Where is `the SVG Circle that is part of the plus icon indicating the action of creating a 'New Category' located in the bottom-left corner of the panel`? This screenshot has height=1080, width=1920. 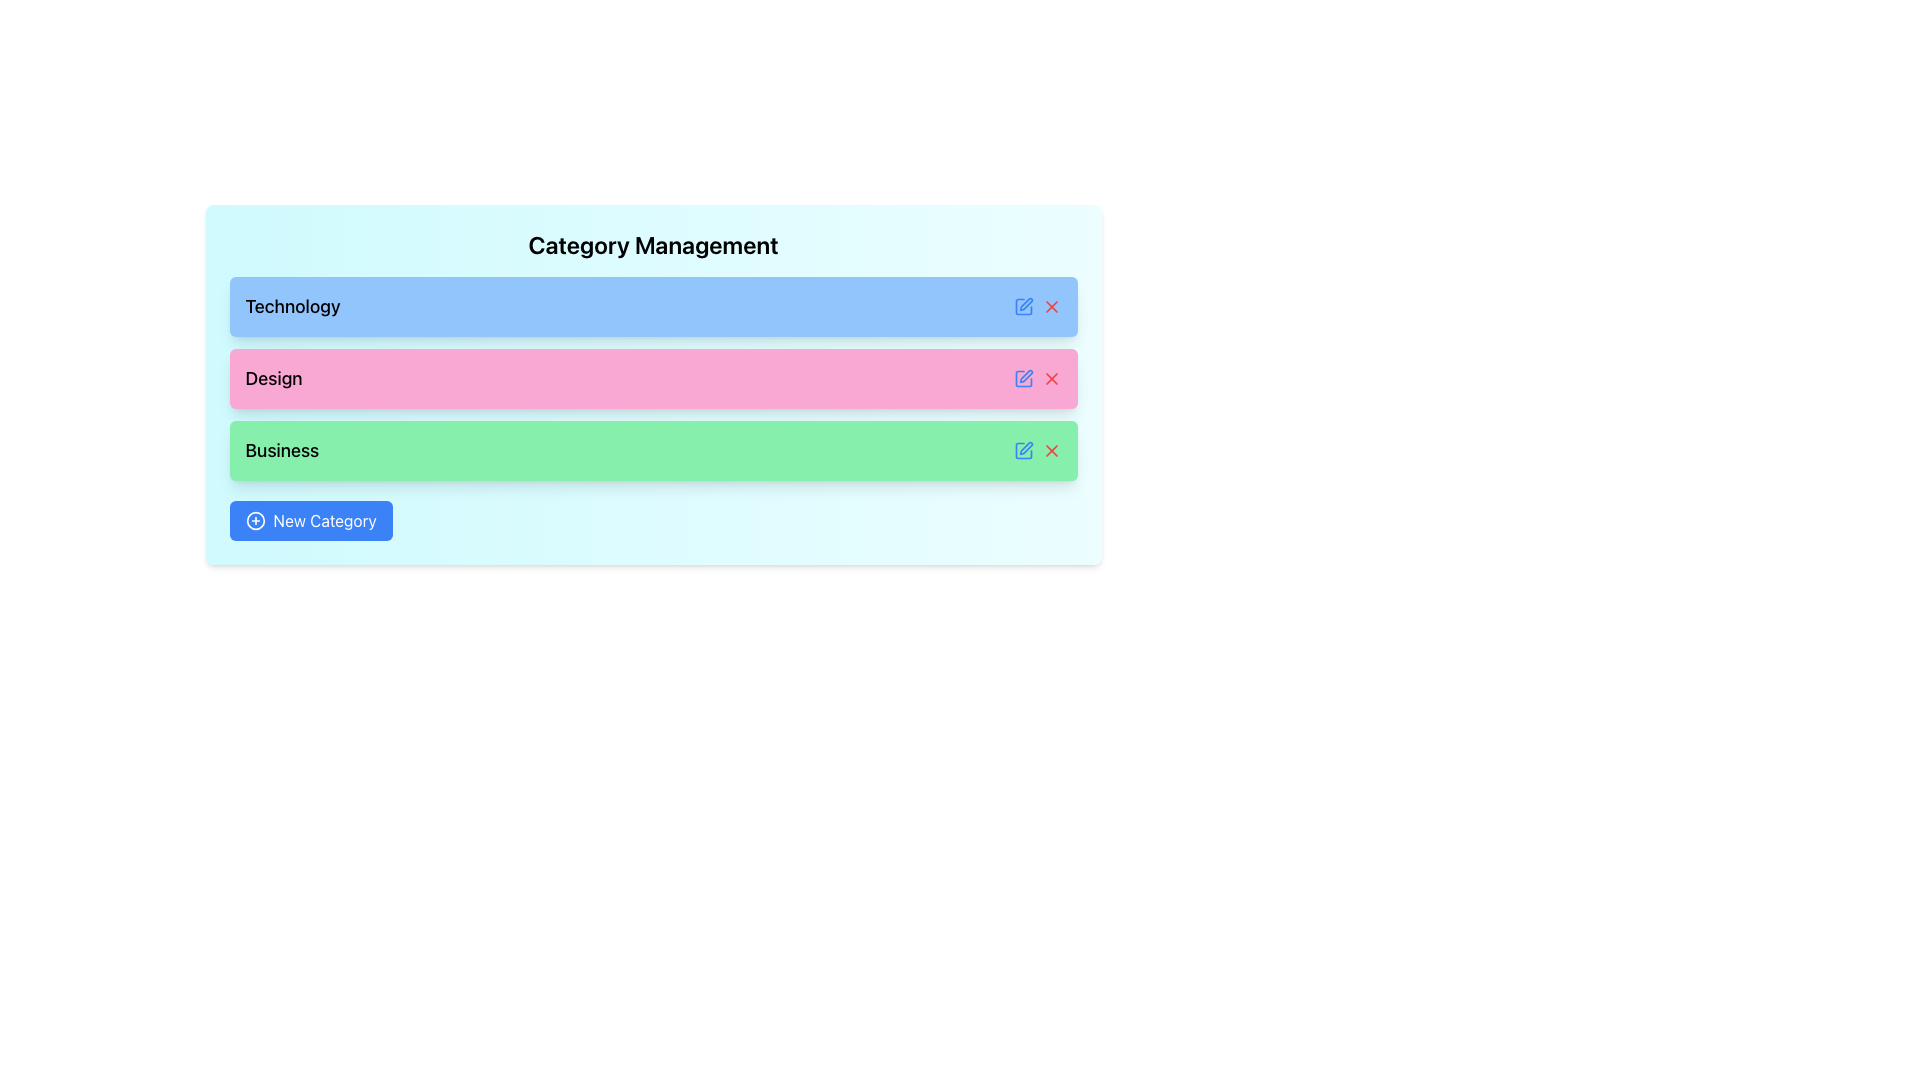 the SVG Circle that is part of the plus icon indicating the action of creating a 'New Category' located in the bottom-left corner of the panel is located at coordinates (254, 519).